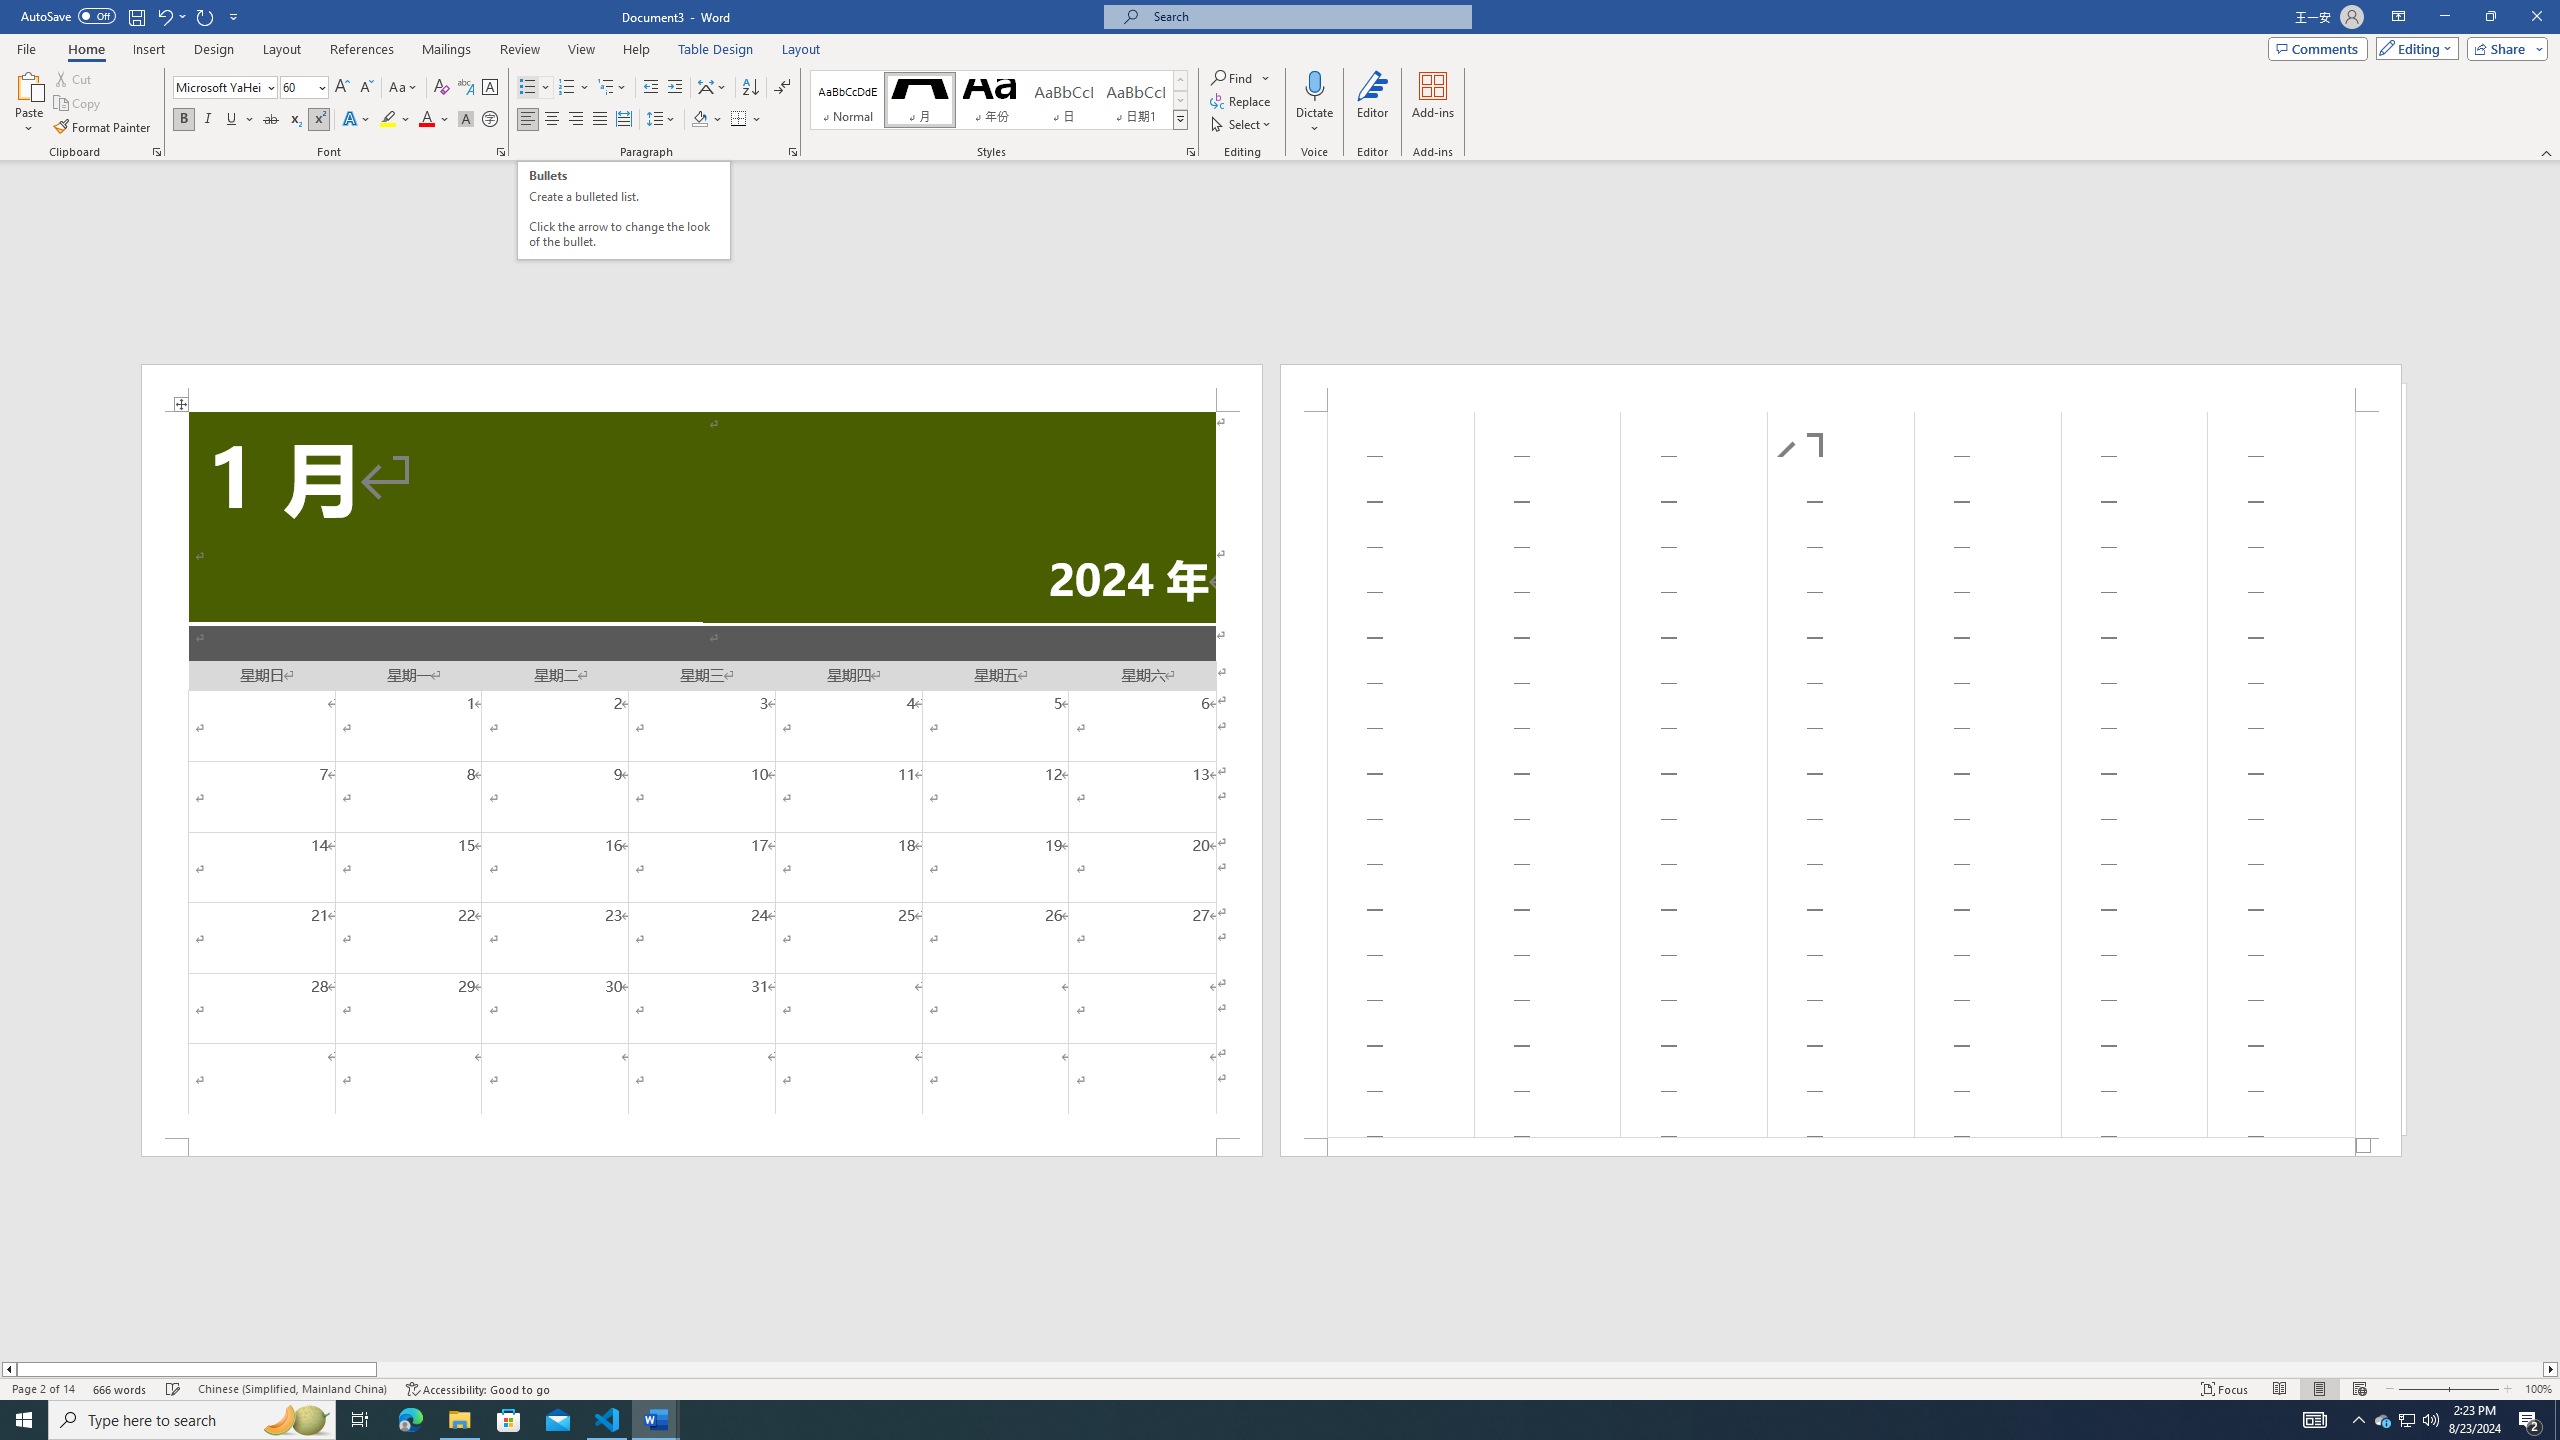 This screenshot has width=2560, height=1440. Describe the element at coordinates (270, 118) in the screenshot. I see `'Strikethrough'` at that location.